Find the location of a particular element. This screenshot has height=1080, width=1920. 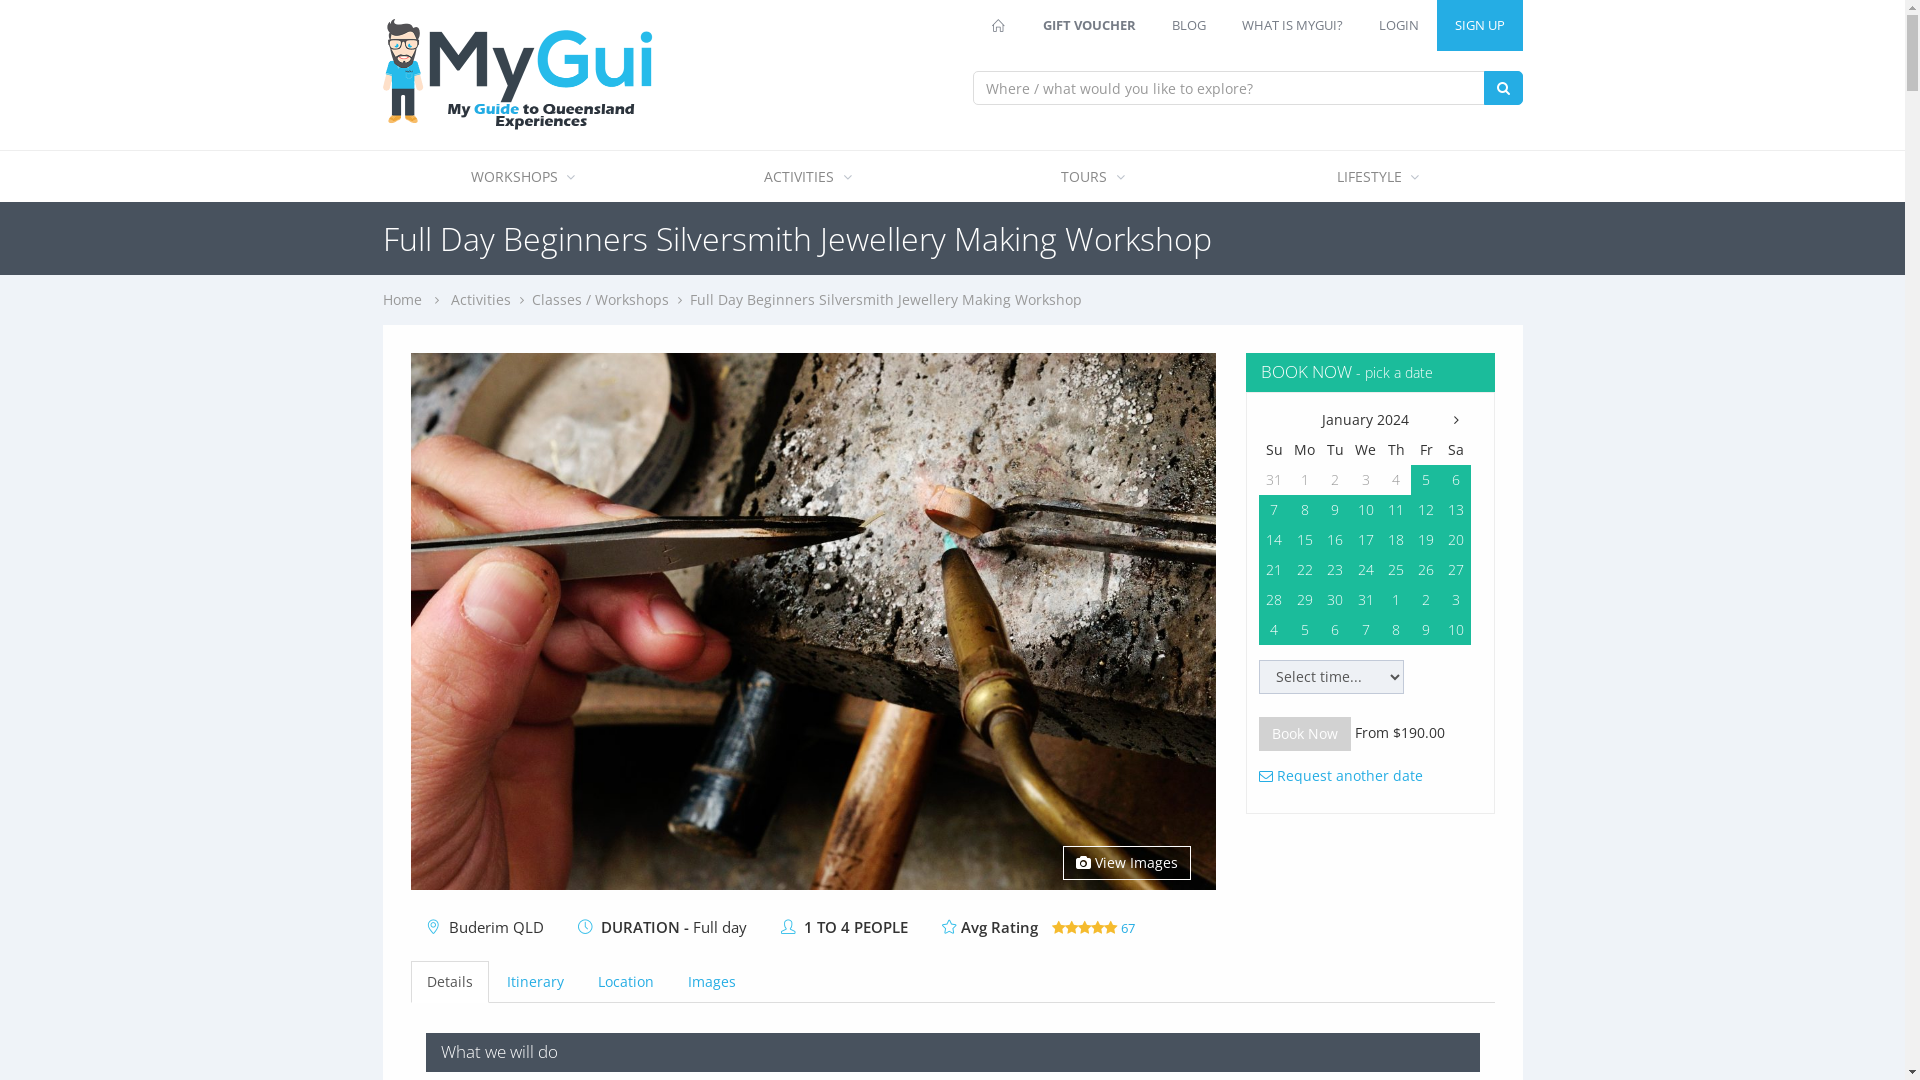

'Details' is located at coordinates (448, 981).